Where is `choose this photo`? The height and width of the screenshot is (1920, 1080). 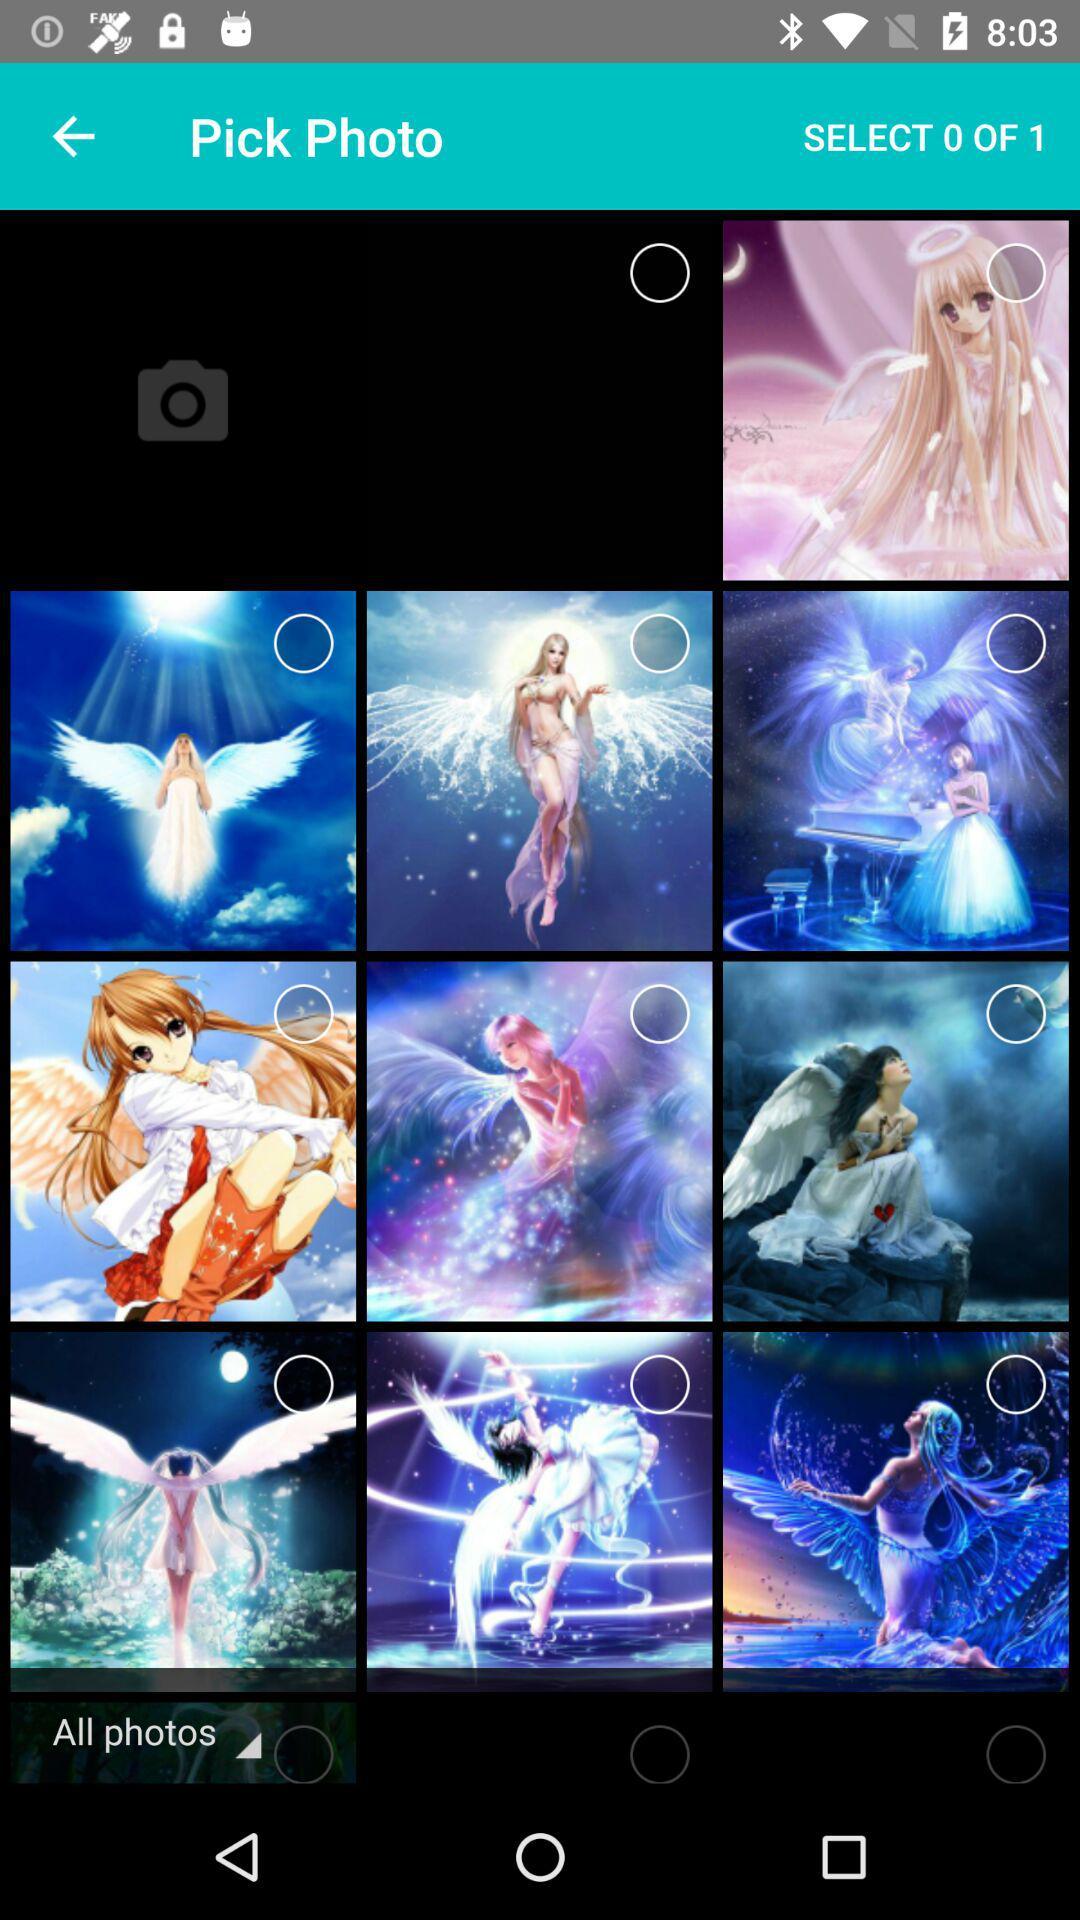
choose this photo is located at coordinates (303, 1013).